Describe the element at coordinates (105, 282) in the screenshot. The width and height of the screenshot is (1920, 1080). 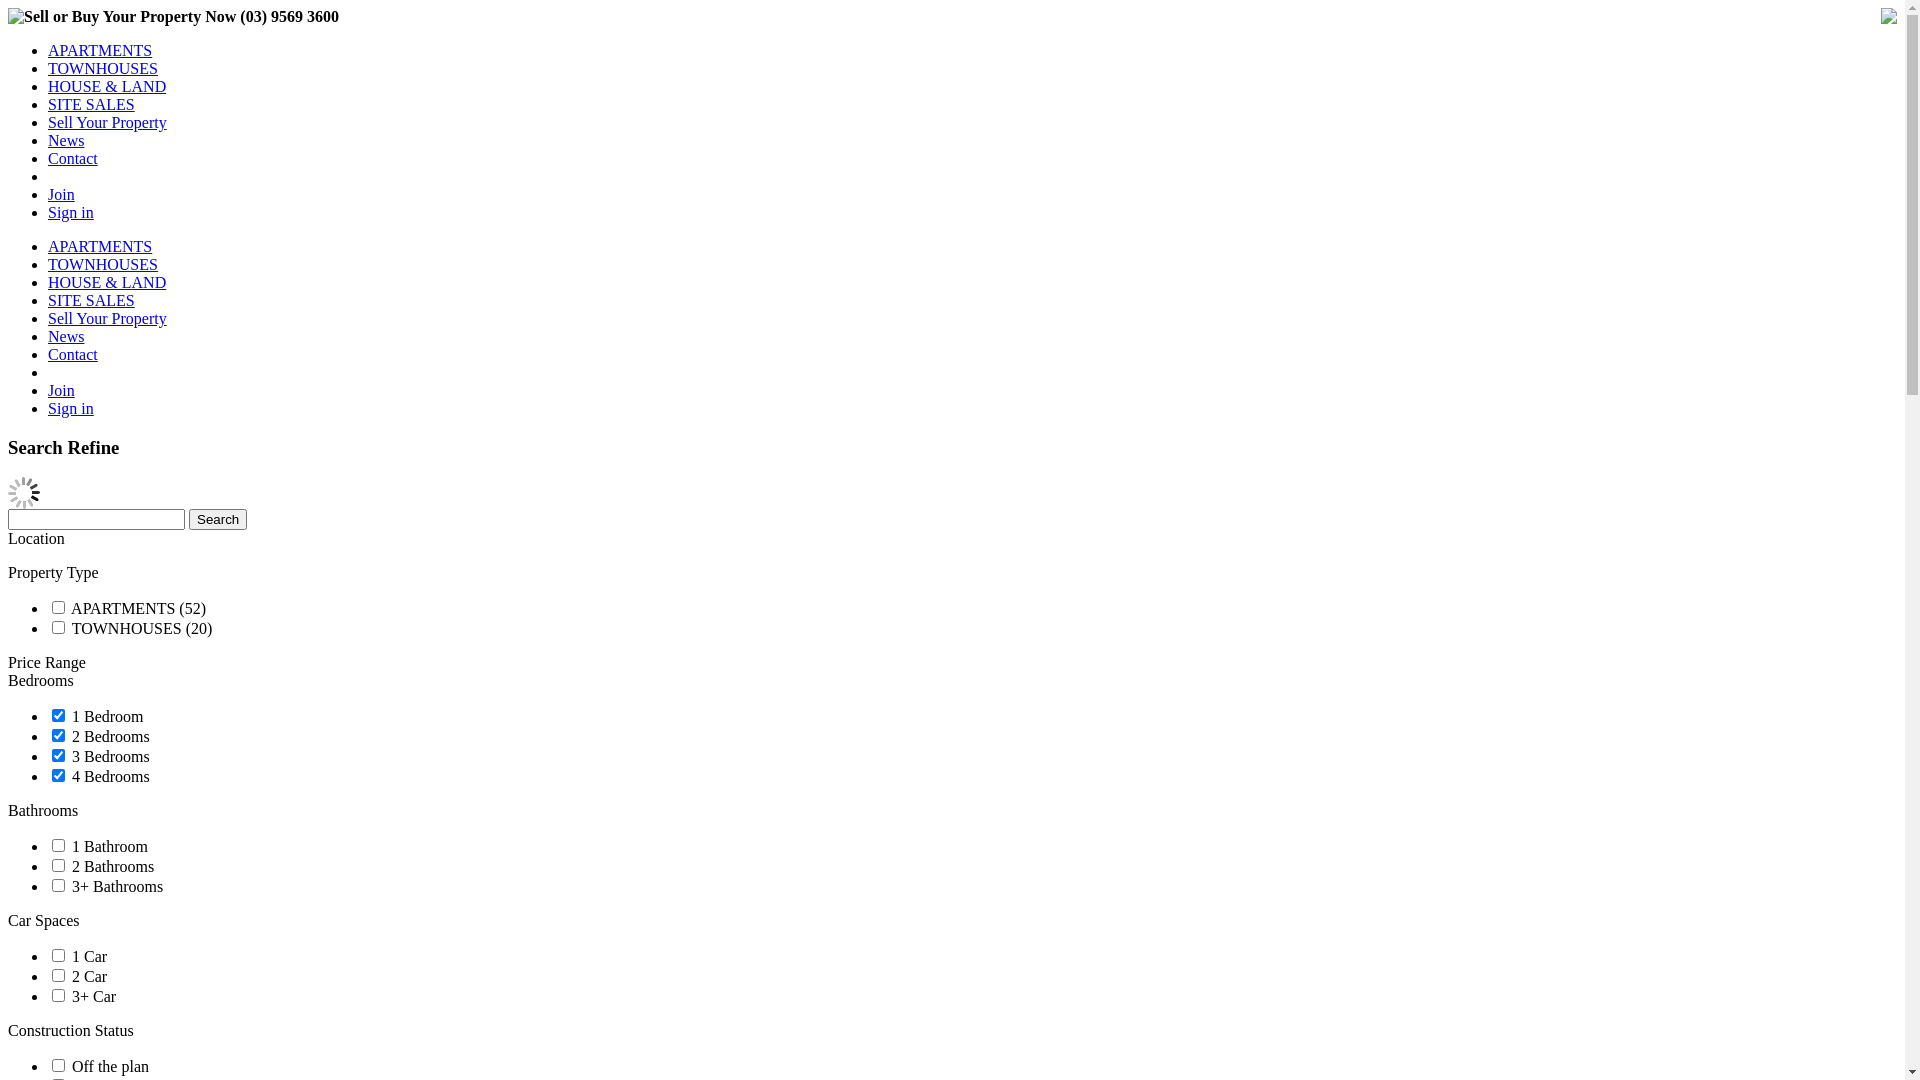
I see `'HOUSE & LAND'` at that location.